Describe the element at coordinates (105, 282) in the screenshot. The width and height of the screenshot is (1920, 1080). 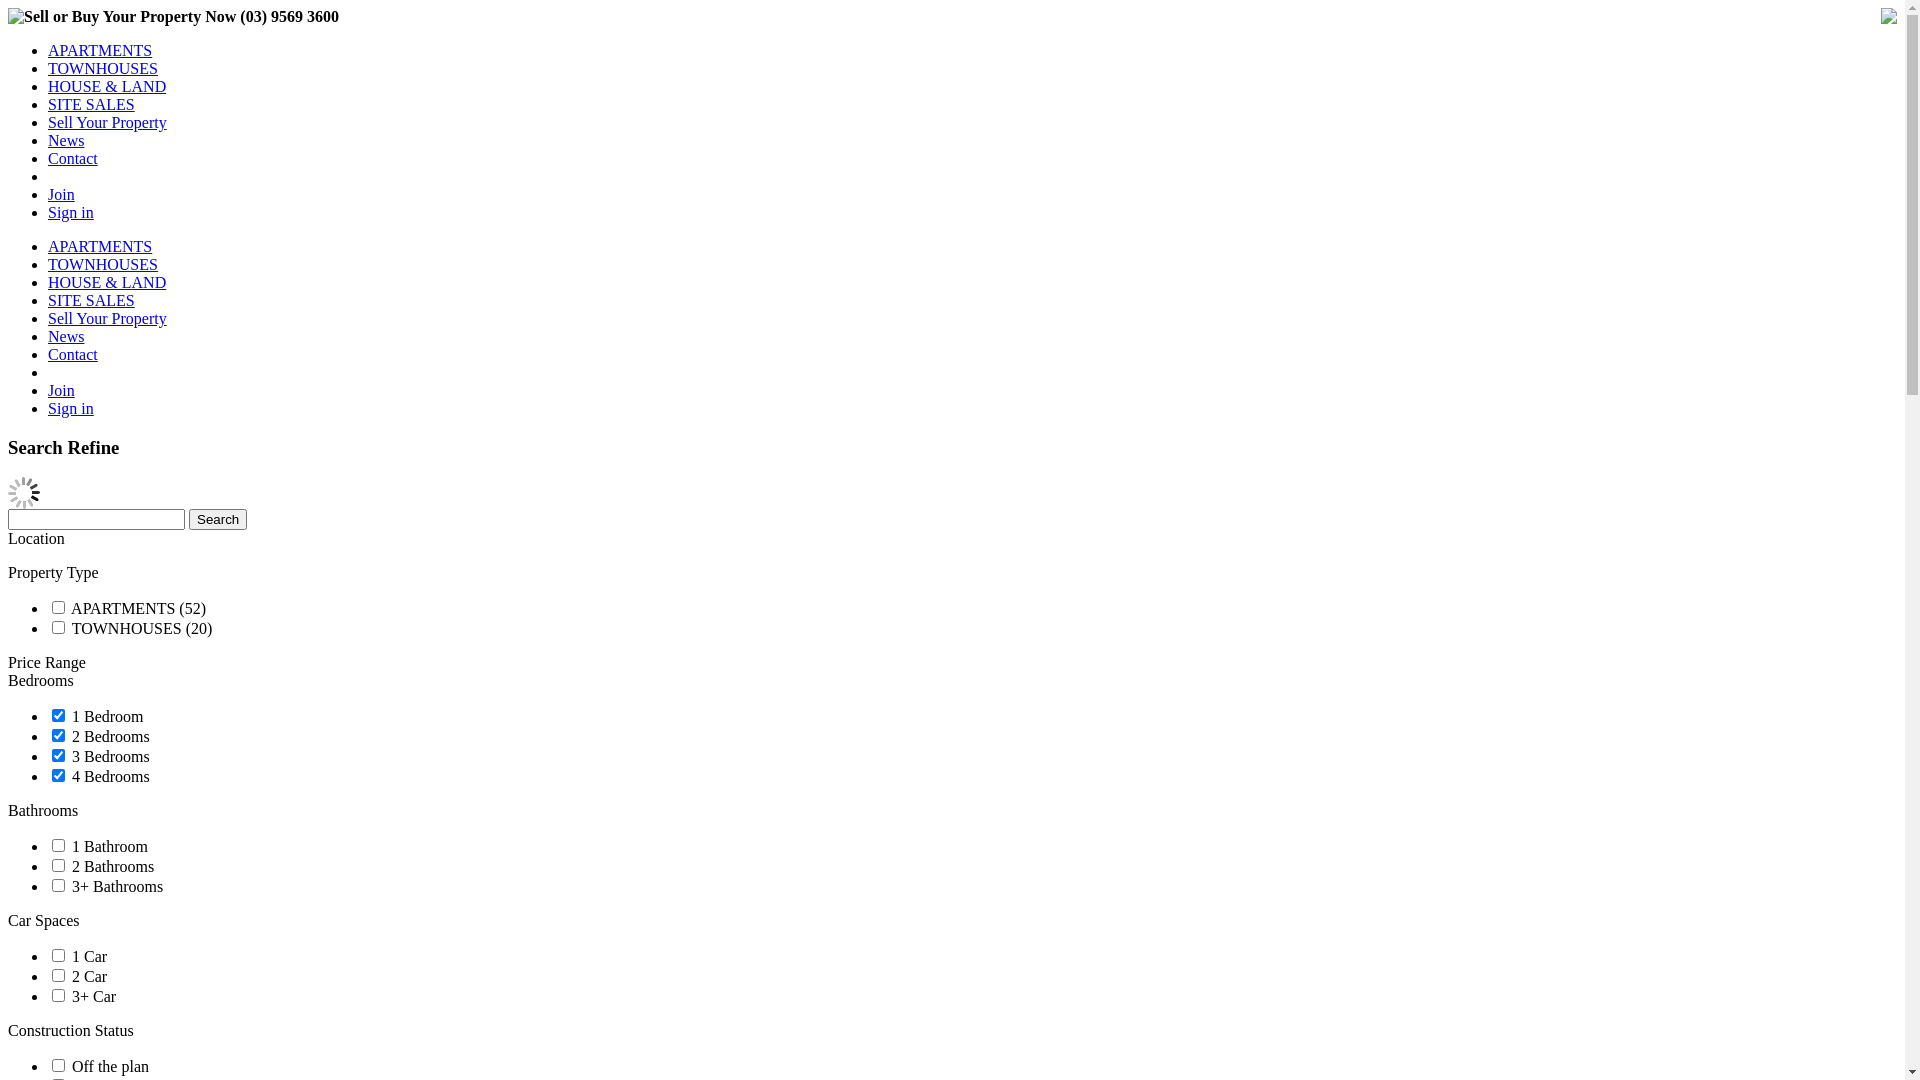
I see `'HOUSE & LAND'` at that location.